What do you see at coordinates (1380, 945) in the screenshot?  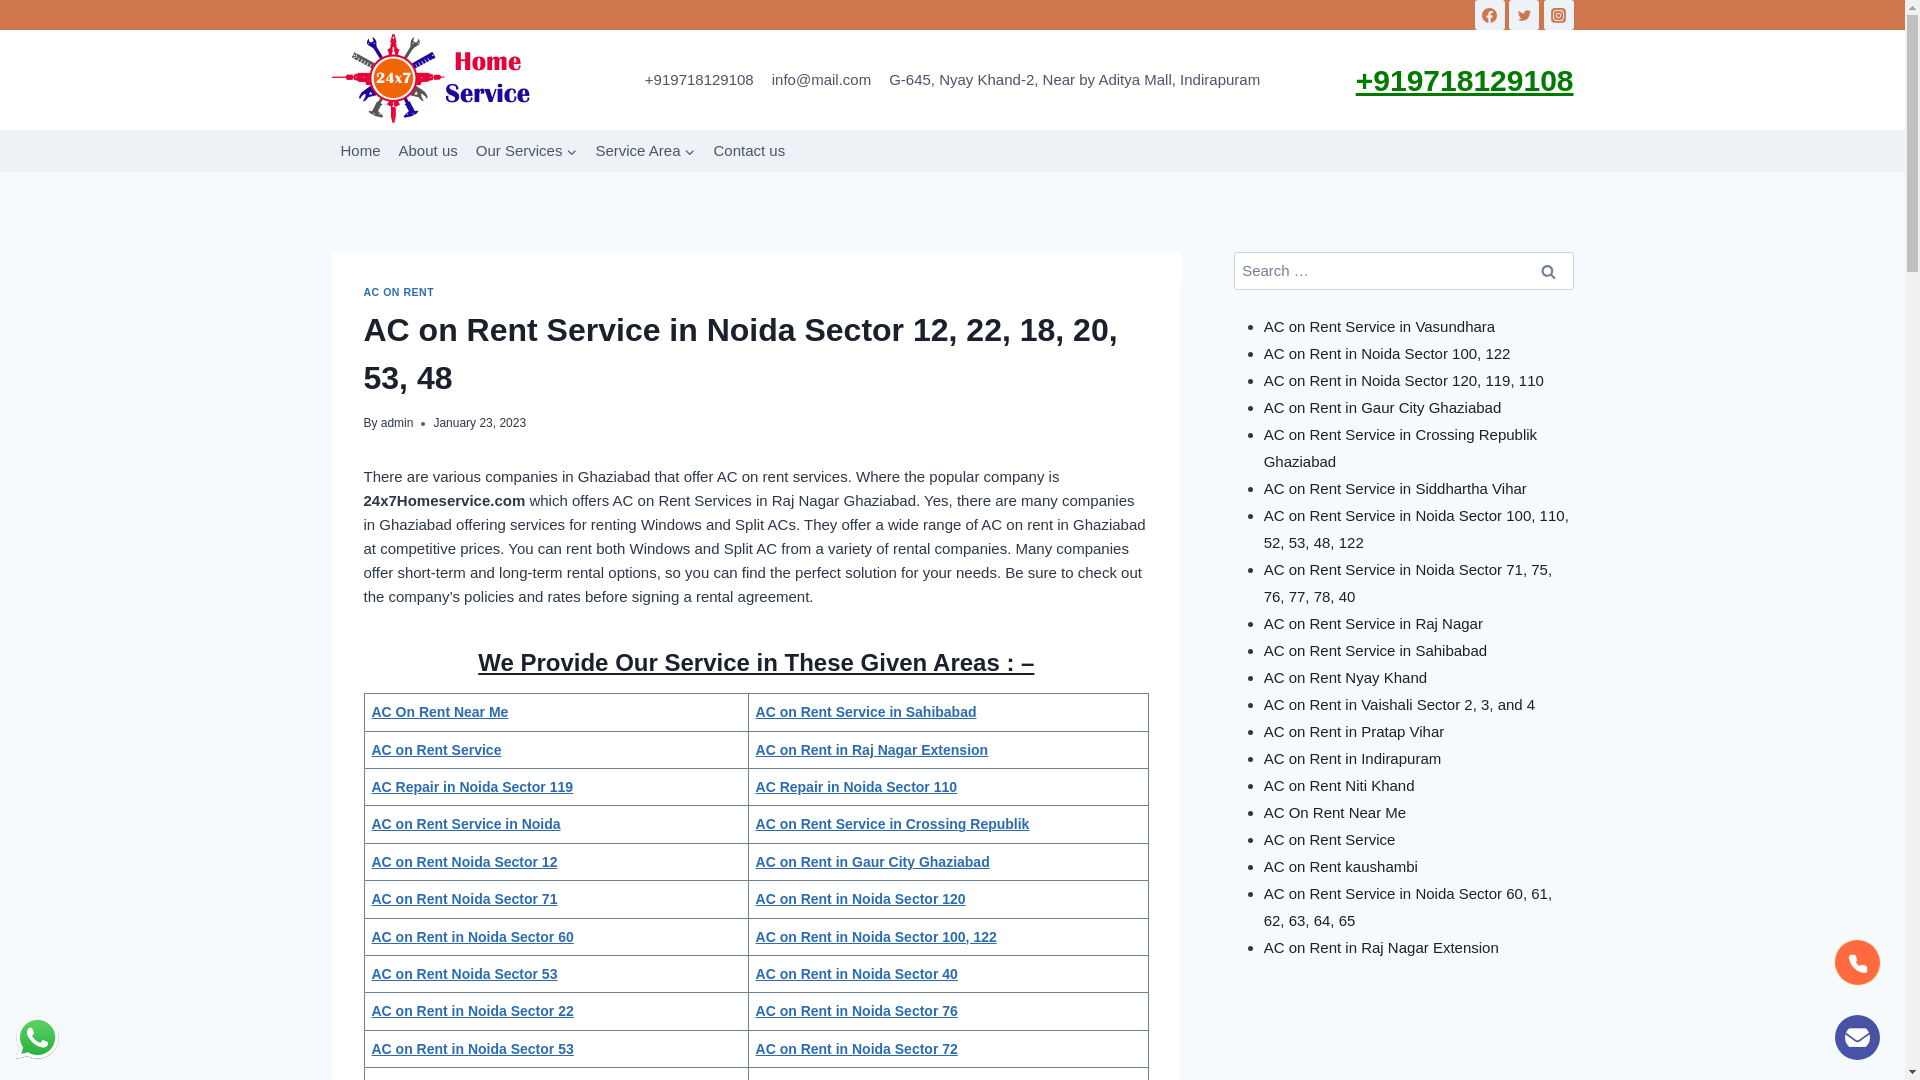 I see `'AC on Rent in Raj Nagar Extension'` at bounding box center [1380, 945].